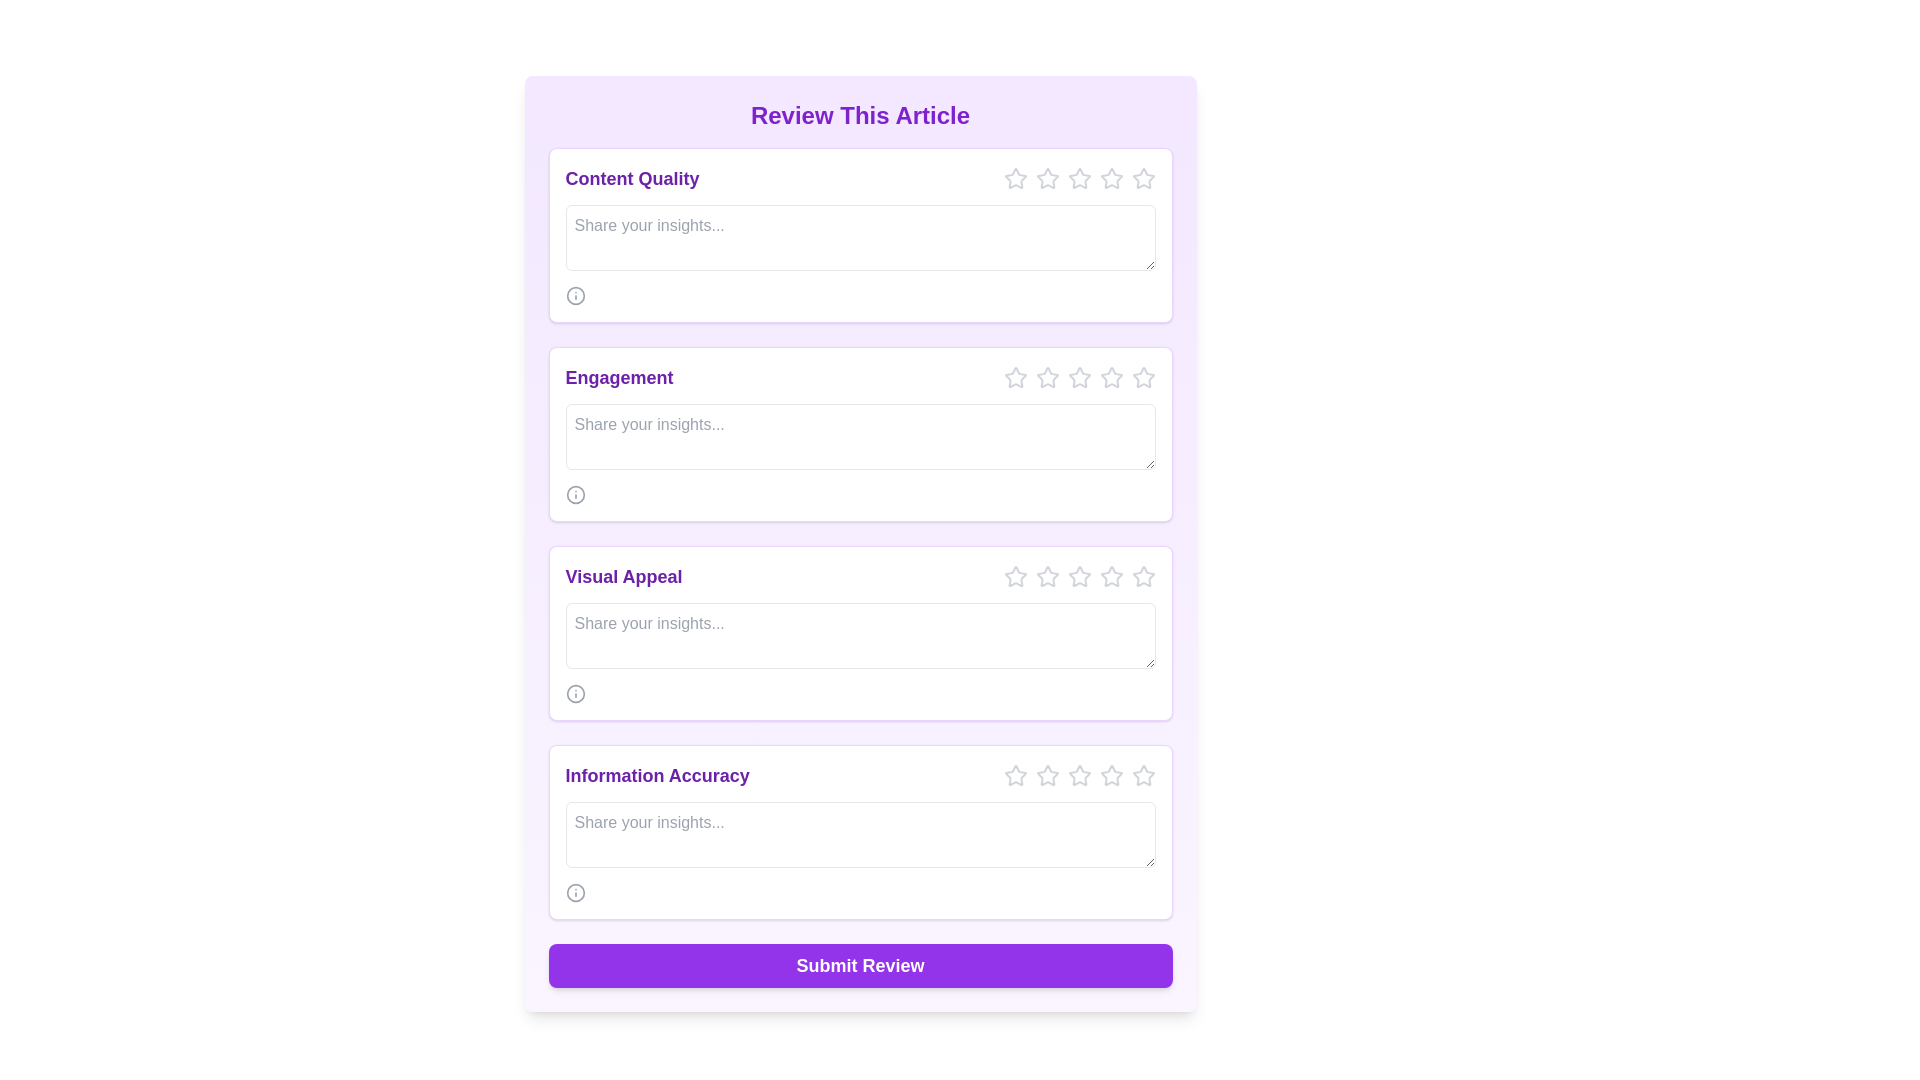 The width and height of the screenshot is (1920, 1080). Describe the element at coordinates (1110, 378) in the screenshot. I see `the fifth star button` at that location.